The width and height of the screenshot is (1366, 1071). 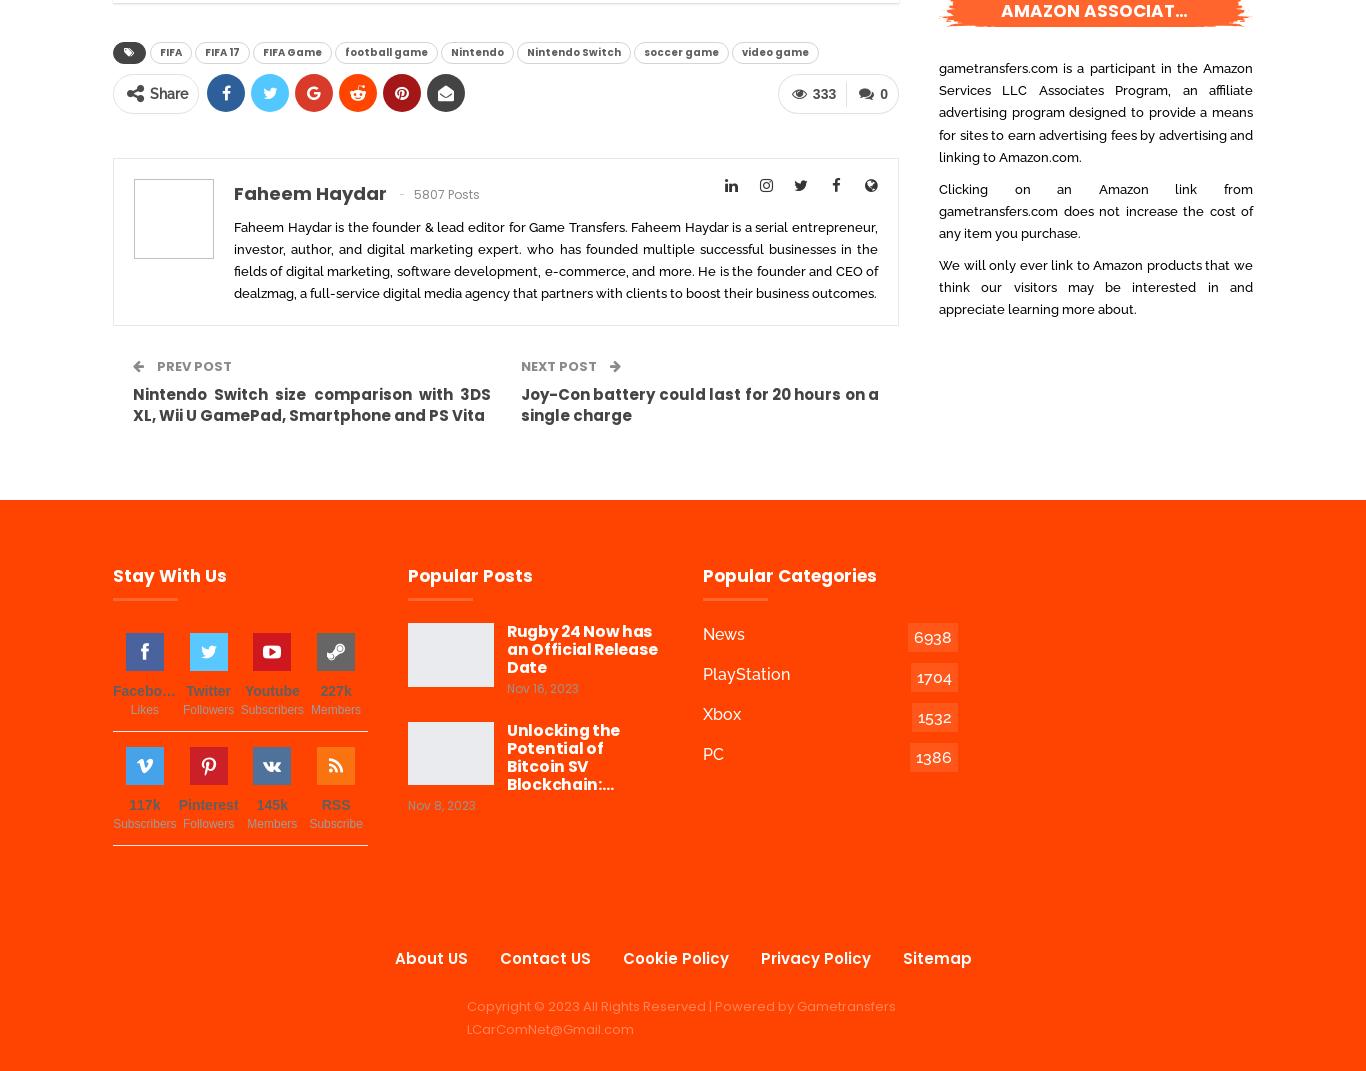 I want to click on 'Share', so click(x=167, y=94).